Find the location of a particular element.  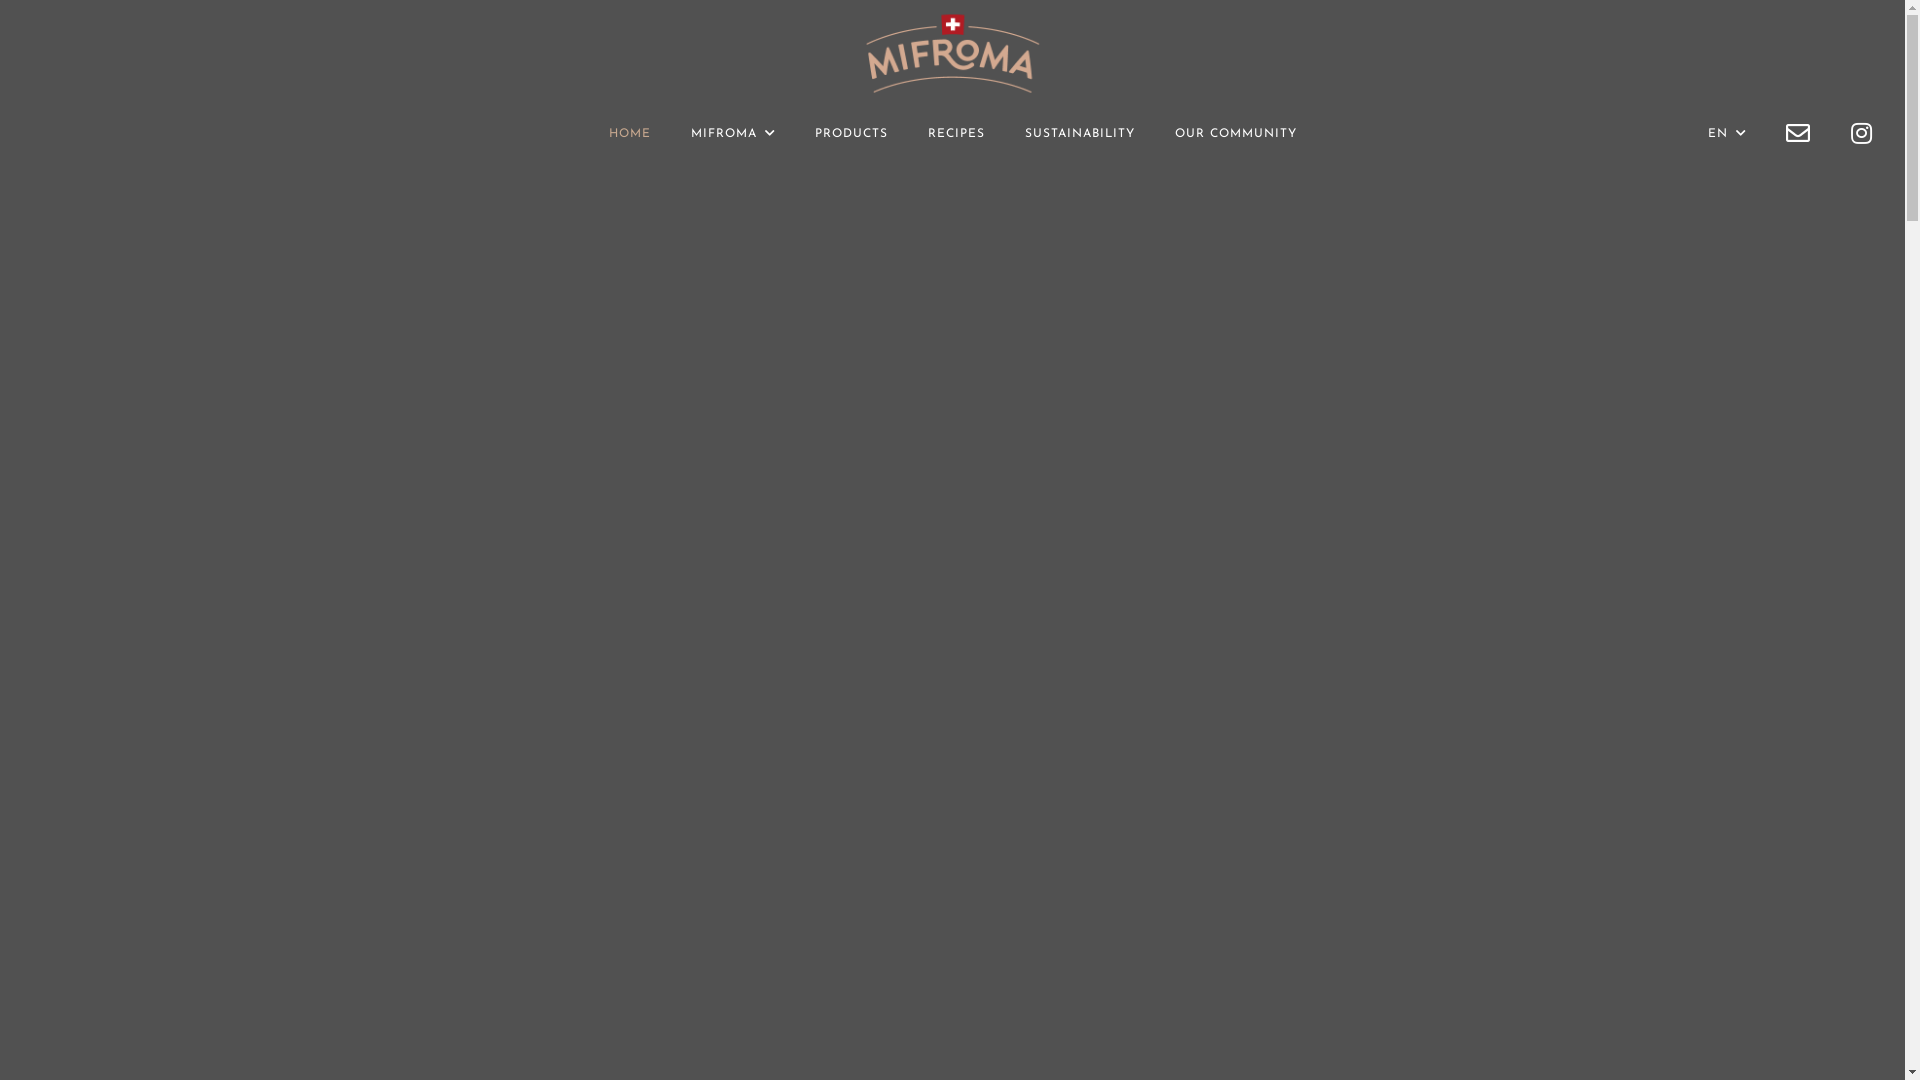

'OUR COMMUNITY' is located at coordinates (1174, 134).